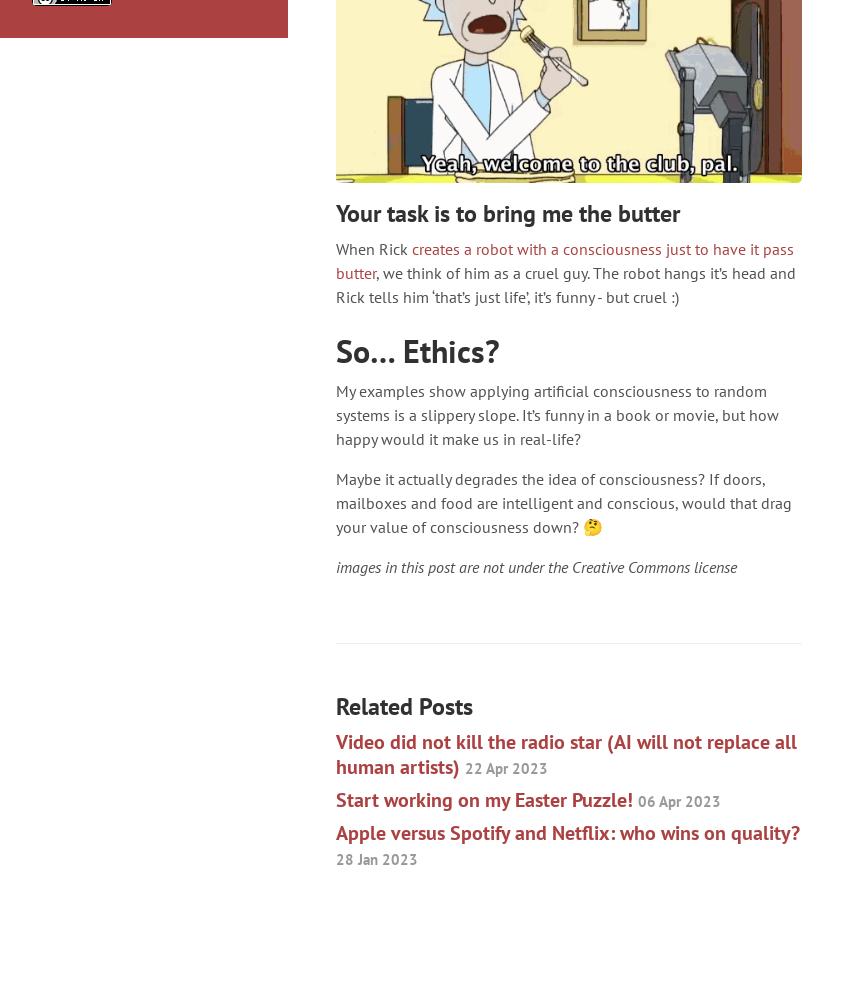 The height and width of the screenshot is (981, 850). What do you see at coordinates (336, 831) in the screenshot?
I see `'Apple versus Spotify and Netflix: who wins on quality?'` at bounding box center [336, 831].